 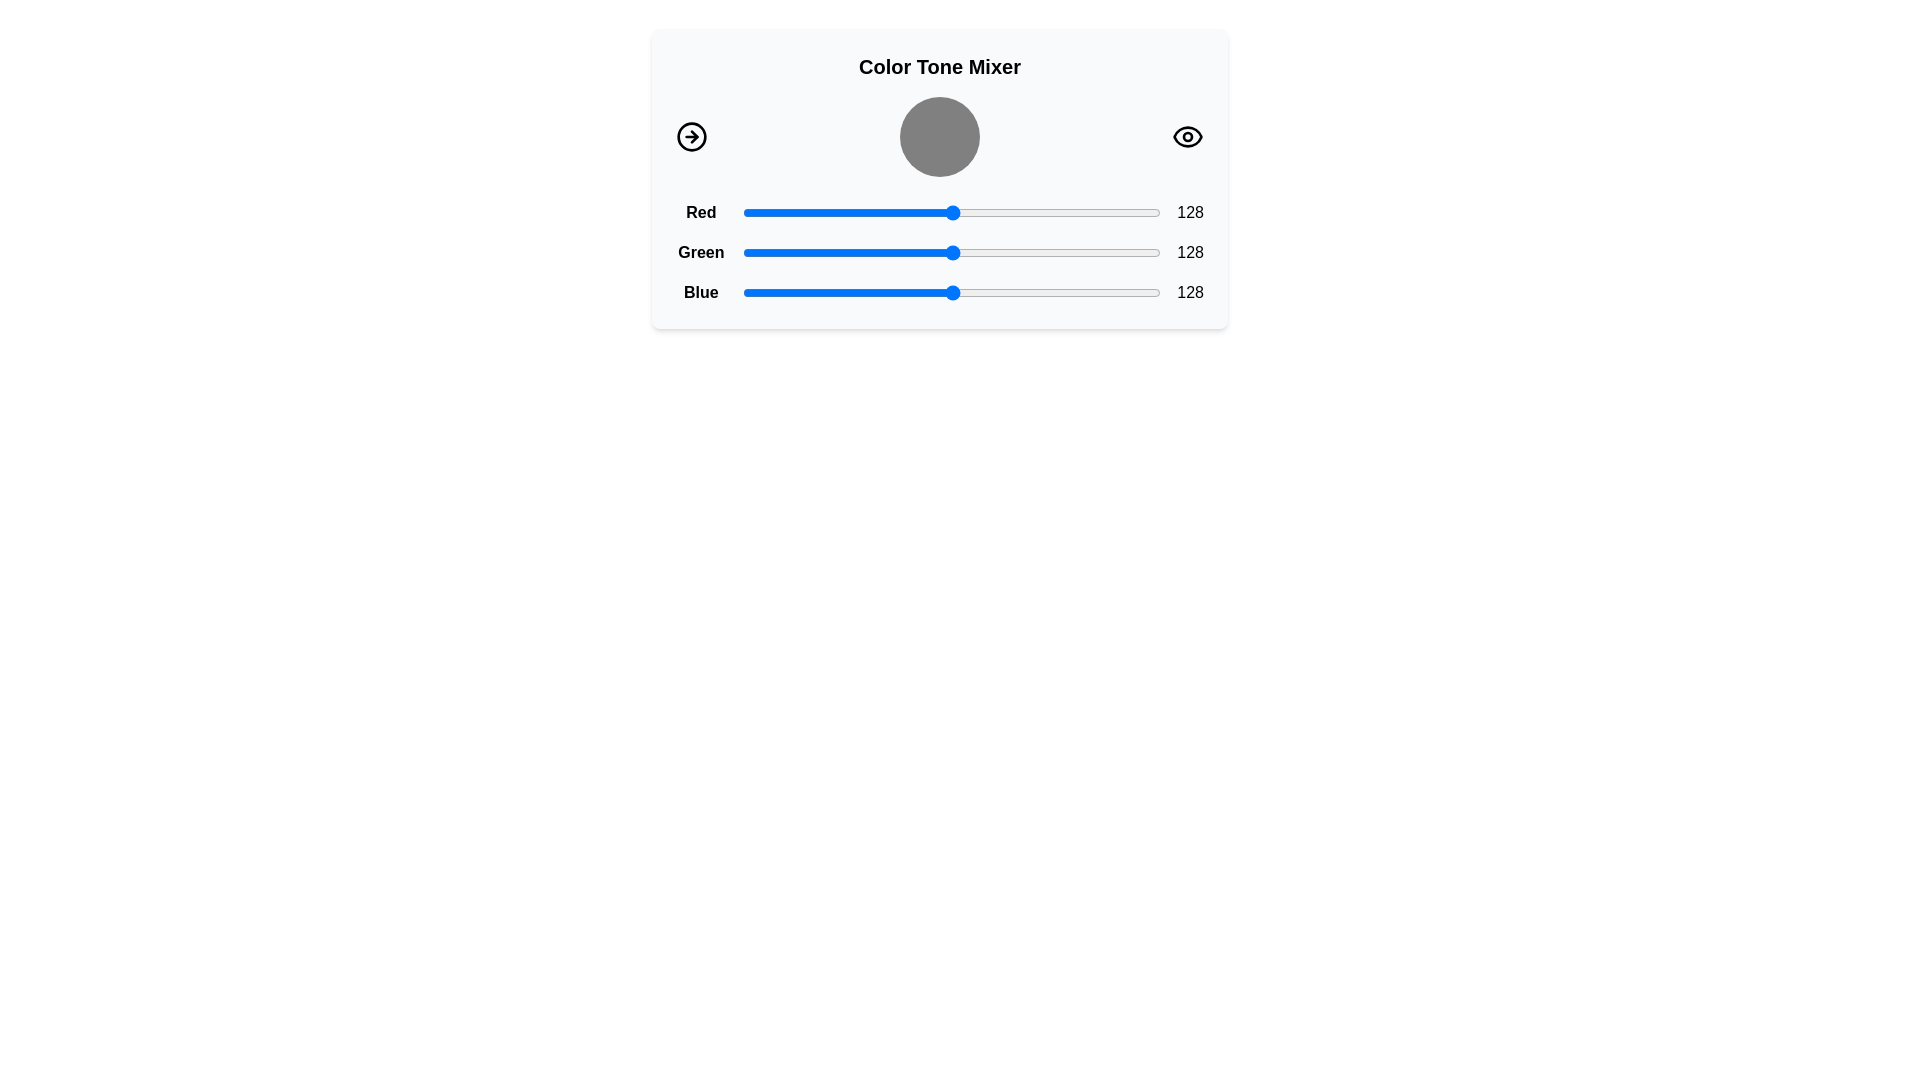 I want to click on the Static text display that shows the current value of the associated slider, positioned to the right of the slider component labeled 'Red', so click(x=1190, y=212).